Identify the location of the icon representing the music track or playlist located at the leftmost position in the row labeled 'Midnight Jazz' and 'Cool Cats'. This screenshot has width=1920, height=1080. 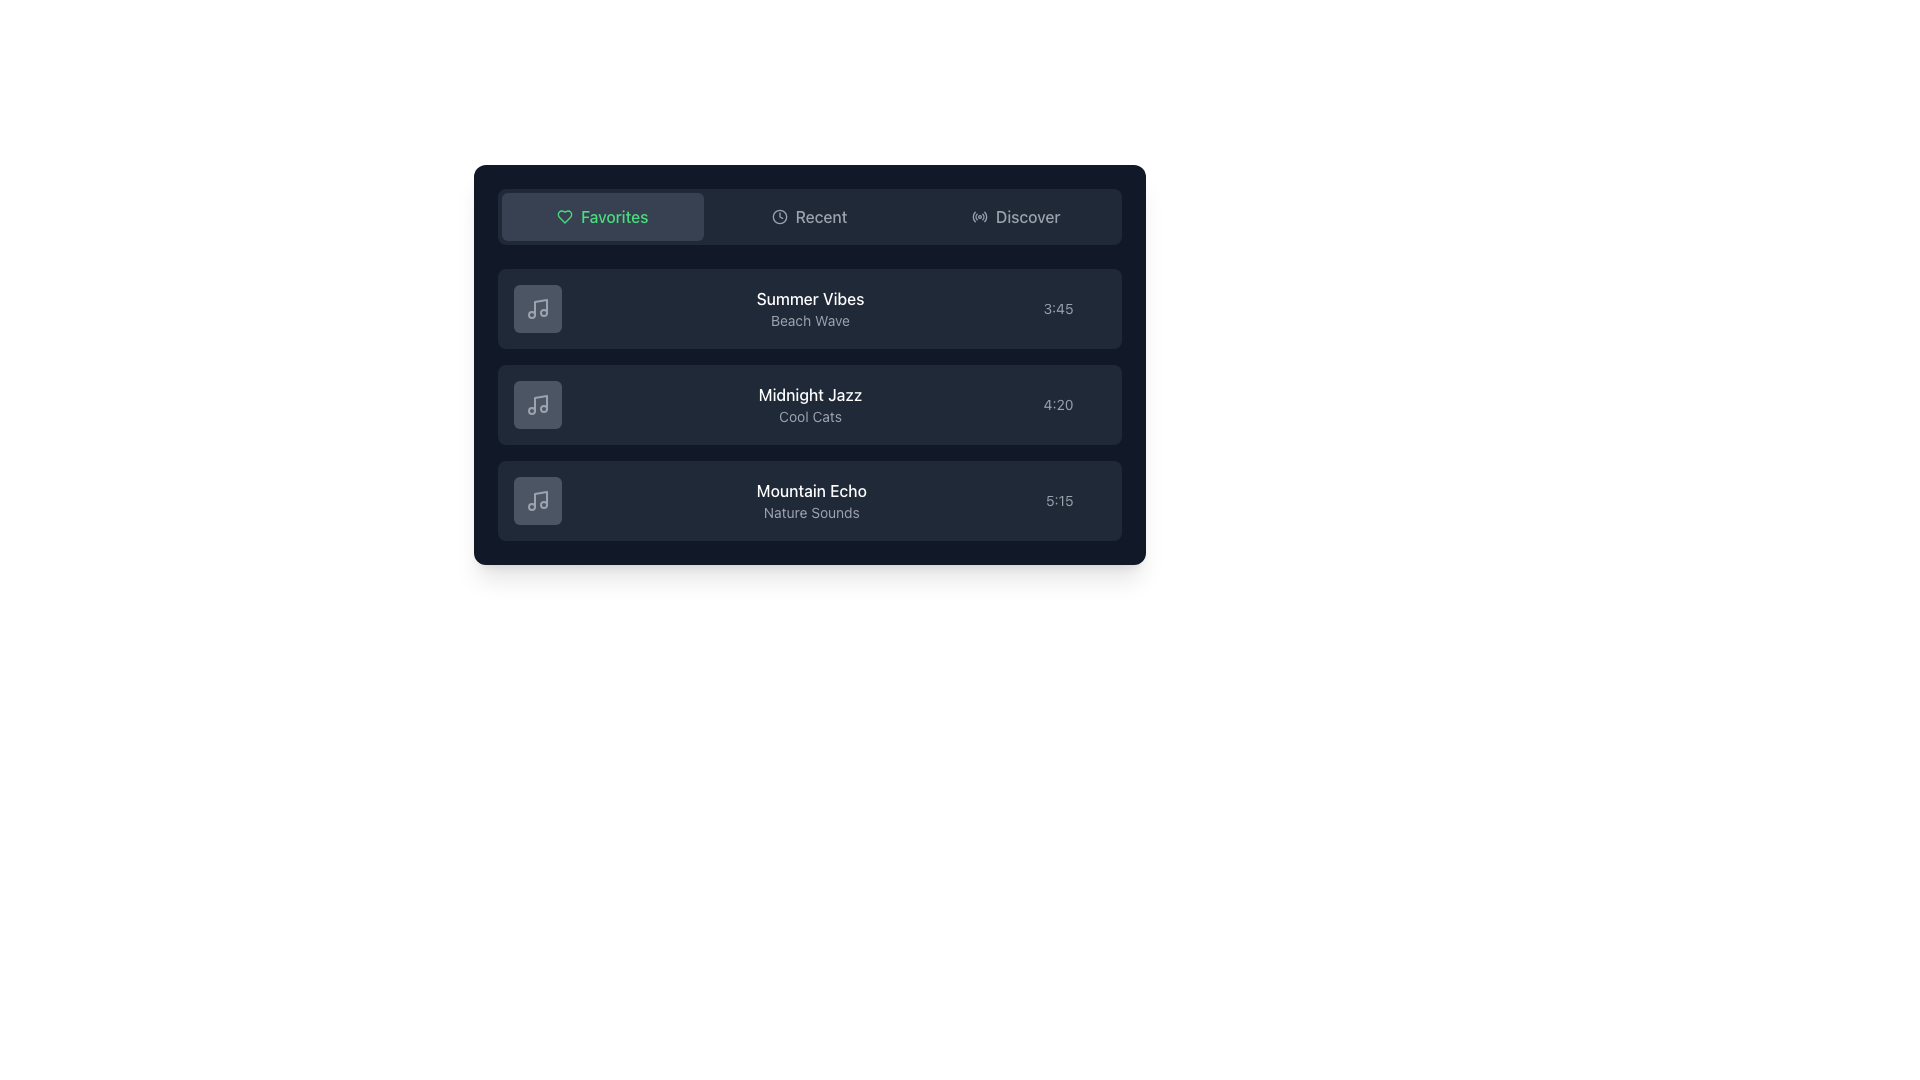
(537, 405).